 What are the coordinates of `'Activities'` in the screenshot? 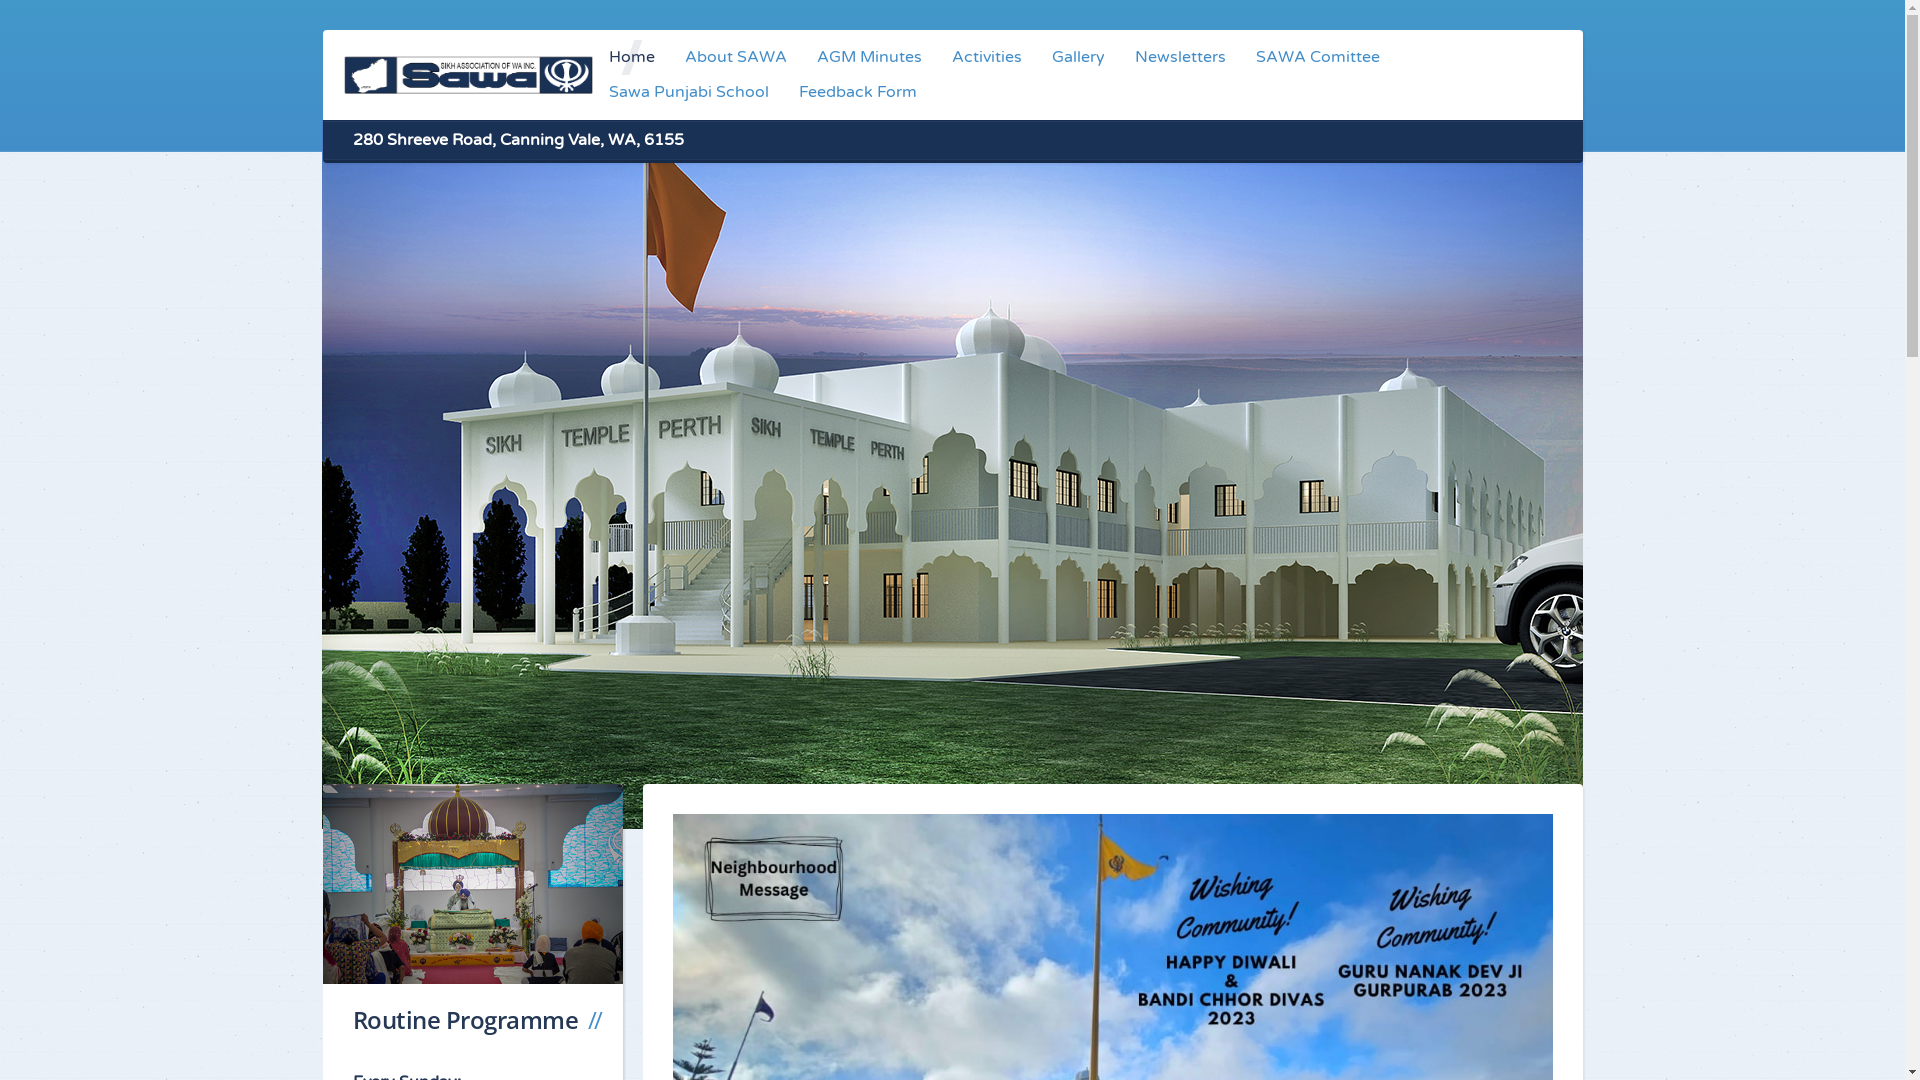 It's located at (987, 56).